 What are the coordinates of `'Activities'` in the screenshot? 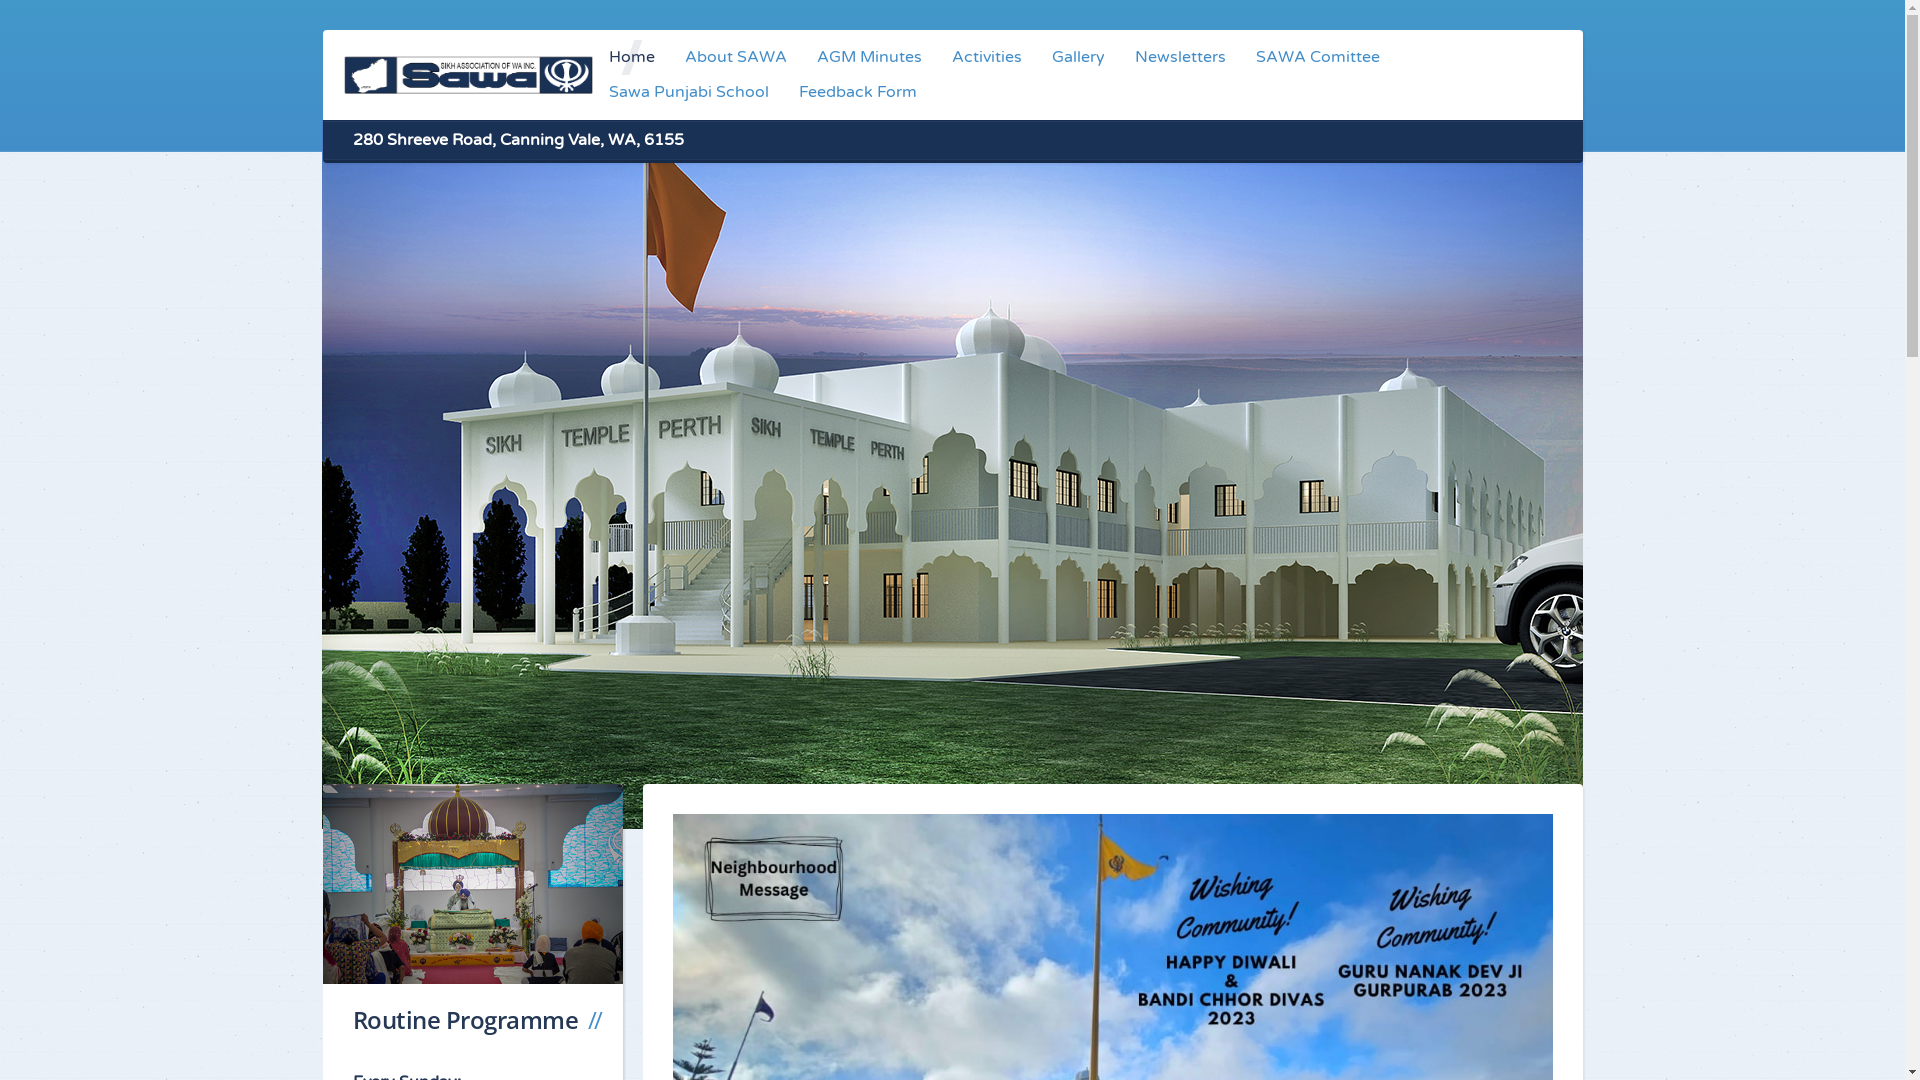 It's located at (987, 56).